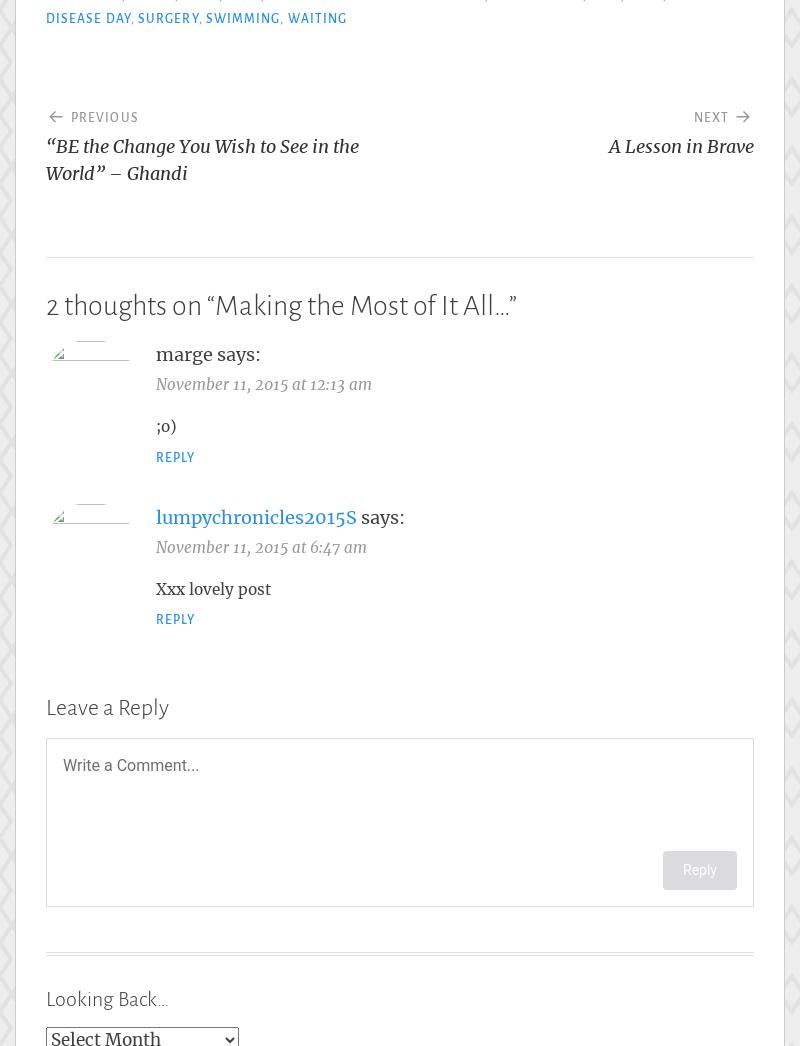 The width and height of the screenshot is (800, 1046). What do you see at coordinates (202, 158) in the screenshot?
I see `'“BE the Change You Wish to See in the World” – Ghandi'` at bounding box center [202, 158].